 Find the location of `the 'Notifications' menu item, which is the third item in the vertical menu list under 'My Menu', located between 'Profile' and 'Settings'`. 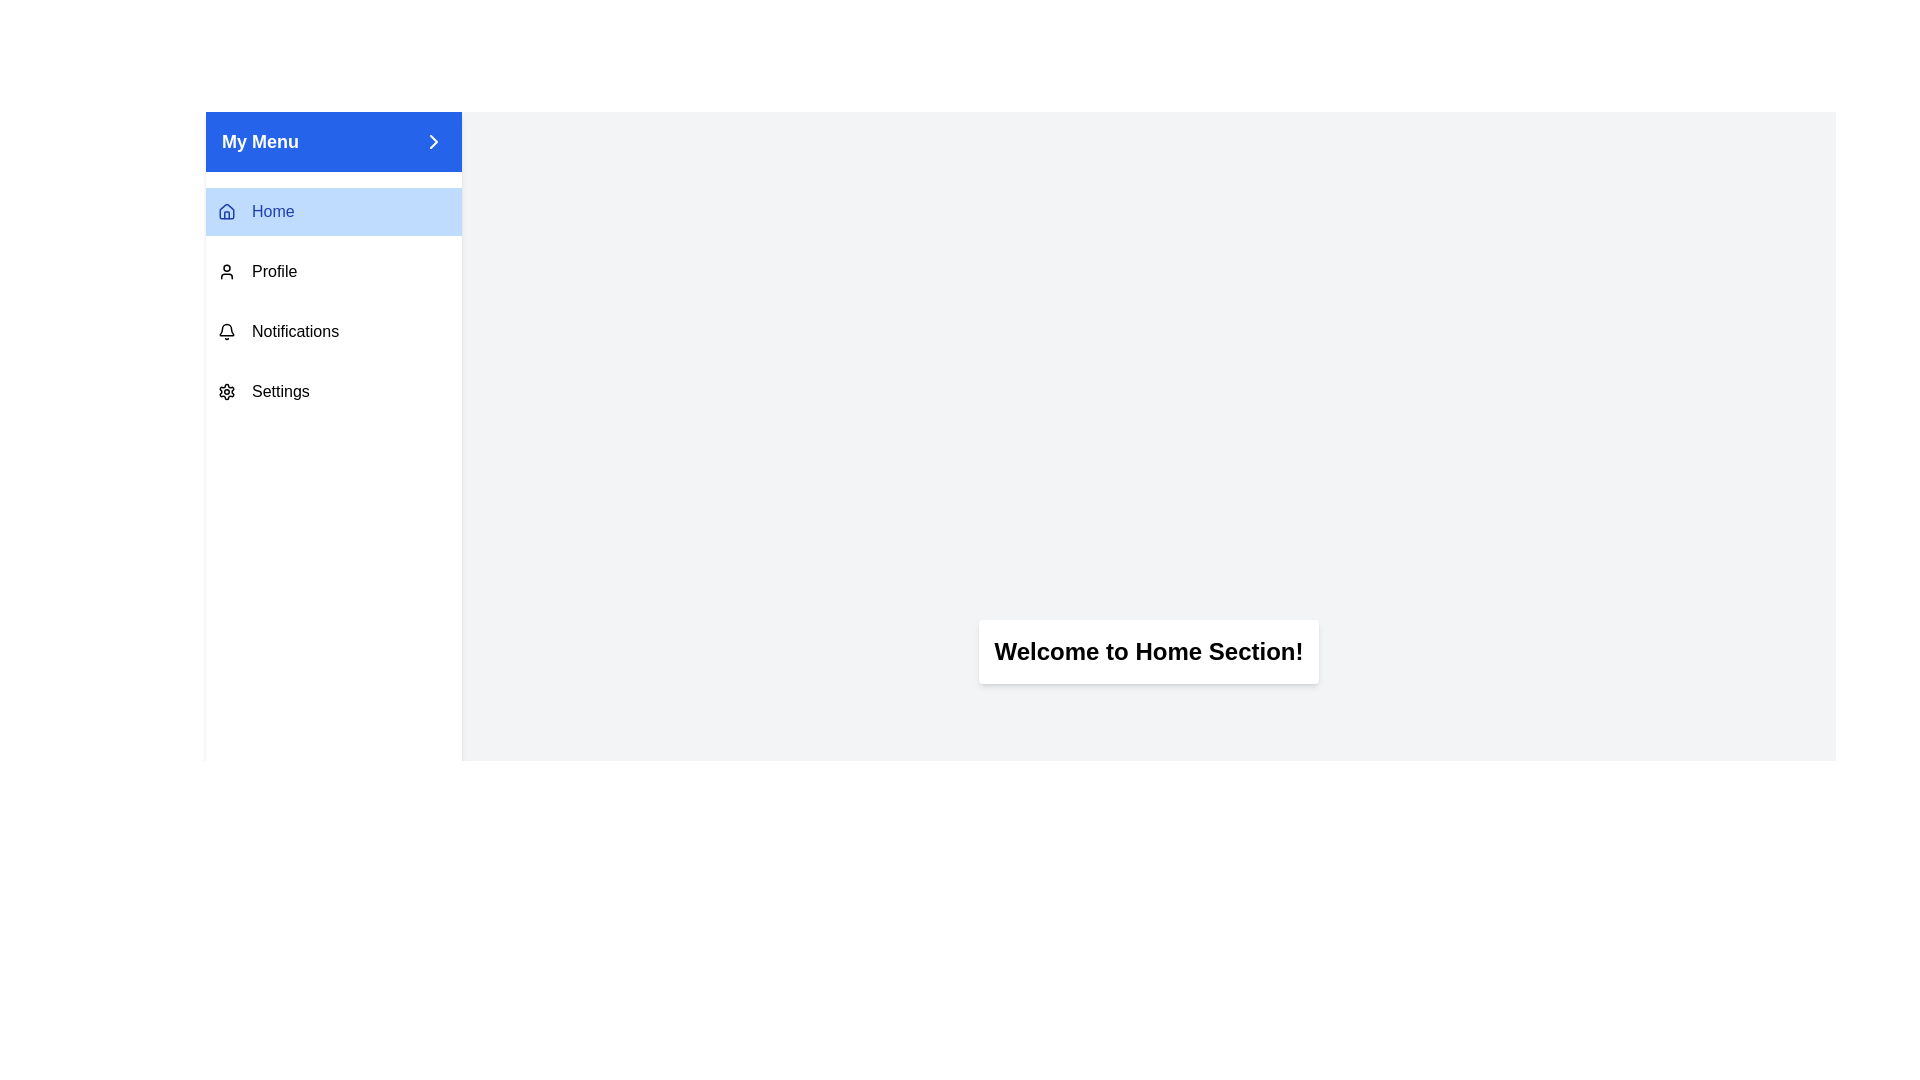

the 'Notifications' menu item, which is the third item in the vertical menu list under 'My Menu', located between 'Profile' and 'Settings' is located at coordinates (334, 330).